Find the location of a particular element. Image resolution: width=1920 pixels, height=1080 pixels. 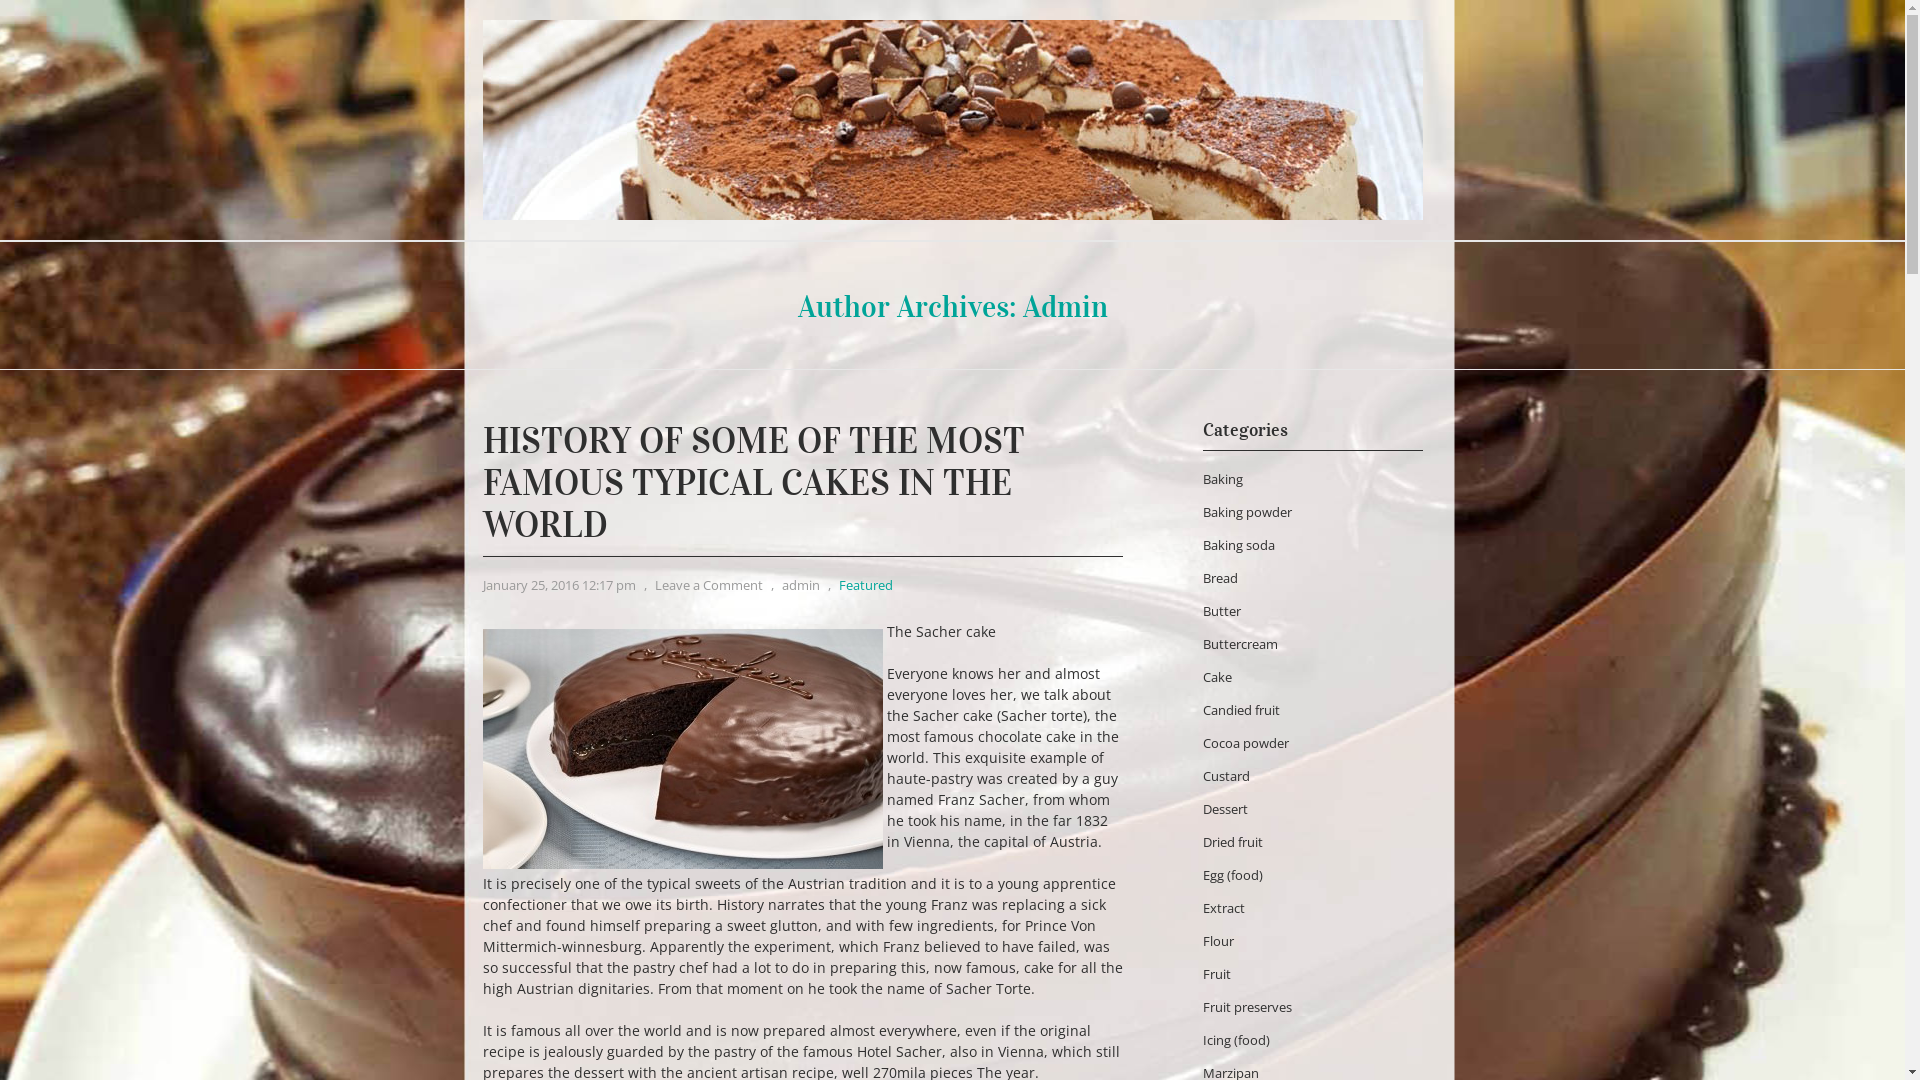

'Extract' is located at coordinates (1222, 907).